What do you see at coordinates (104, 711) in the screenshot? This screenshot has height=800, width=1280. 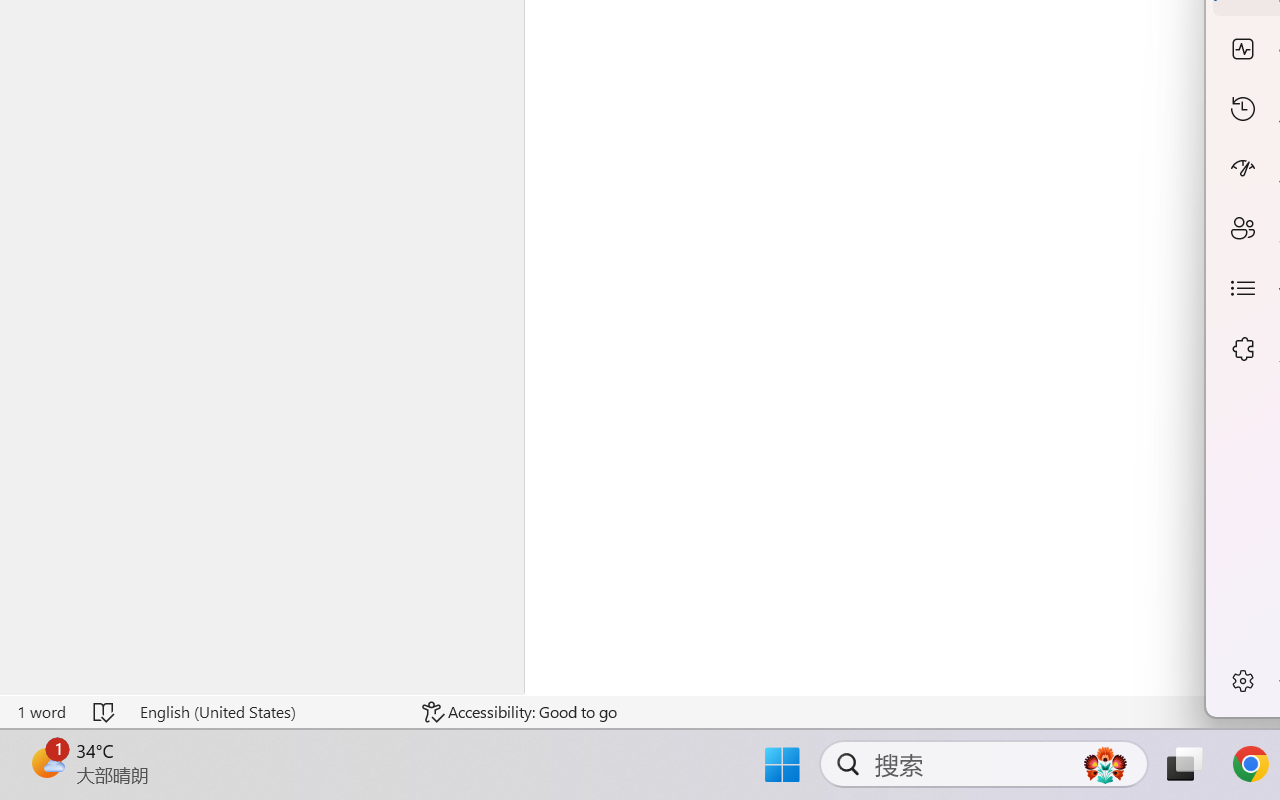 I see `'Spelling and Grammar Check No Errors'` at bounding box center [104, 711].